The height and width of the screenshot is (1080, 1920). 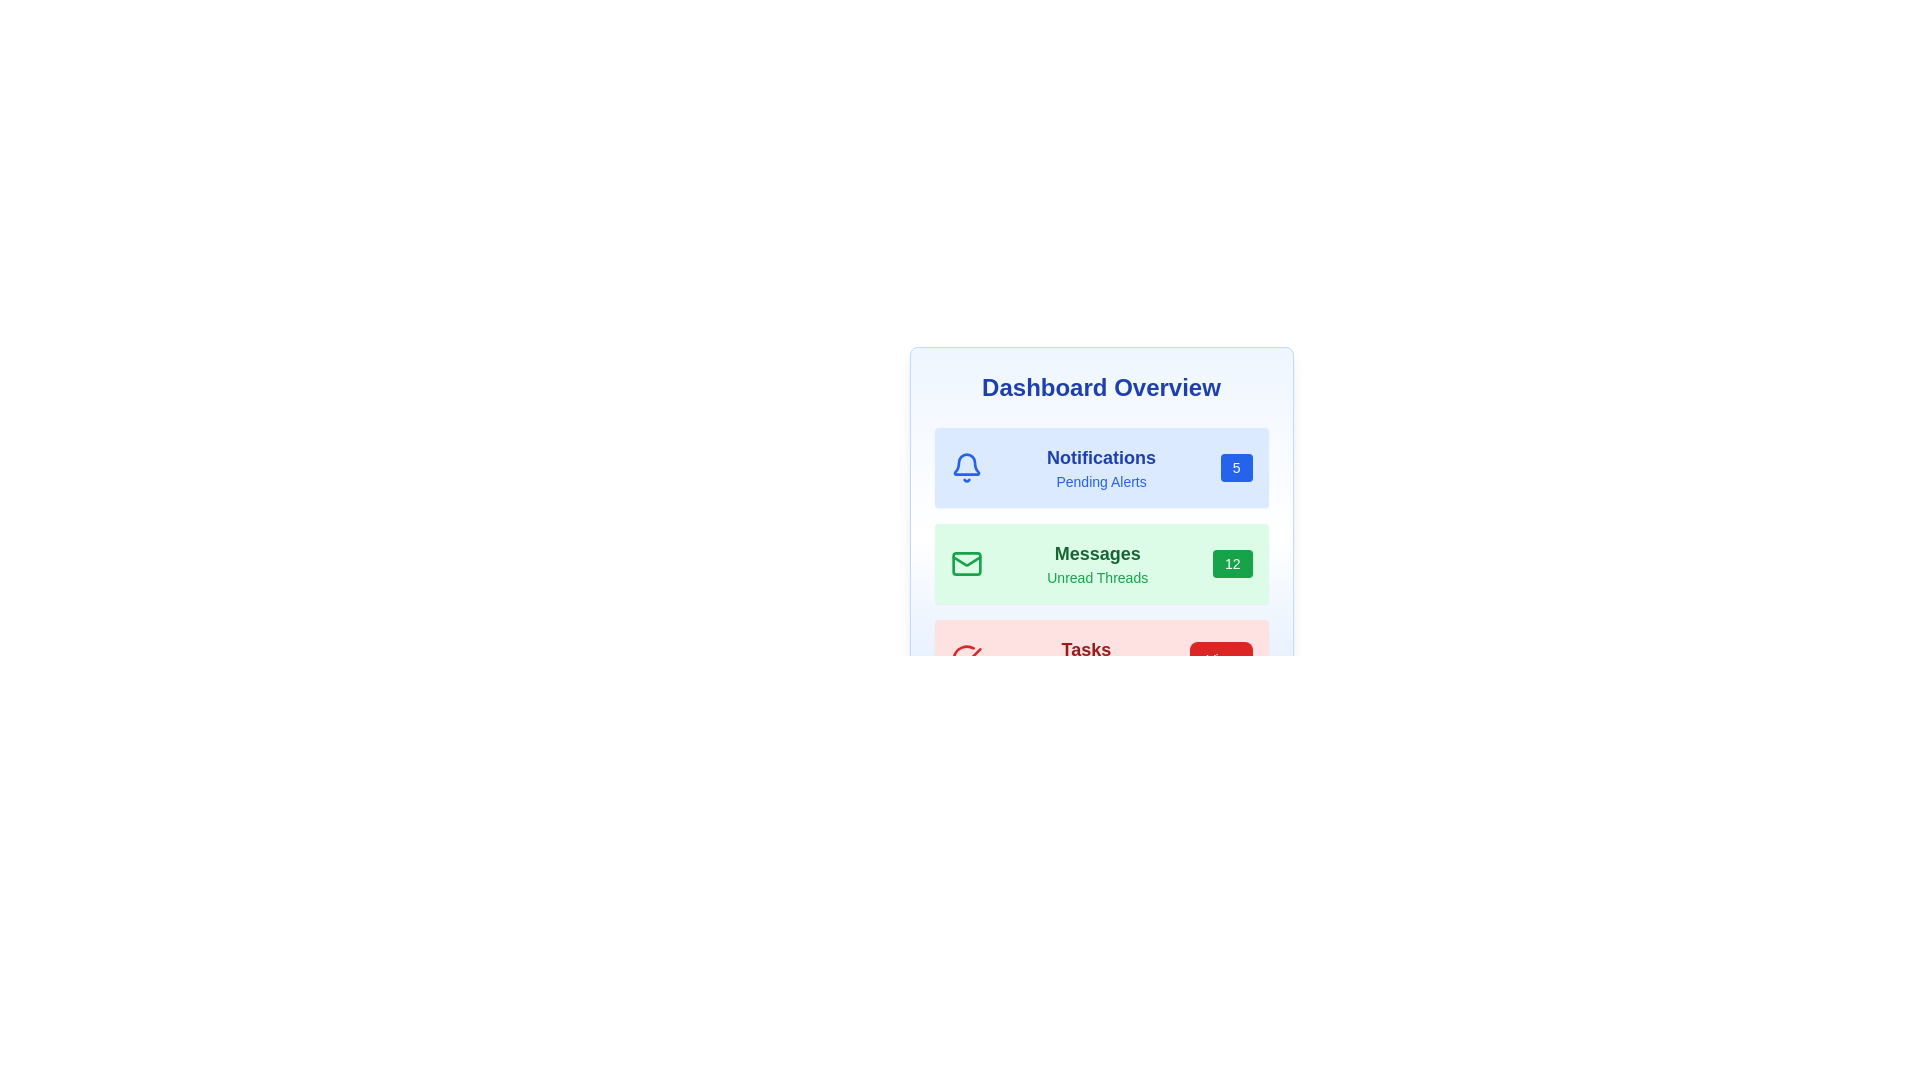 What do you see at coordinates (966, 561) in the screenshot?
I see `the triangular flap of the envelope icon located in the 'Messages' section of the dashboard, which has a green background and is styled in a minimalist line-drawing style` at bounding box center [966, 561].